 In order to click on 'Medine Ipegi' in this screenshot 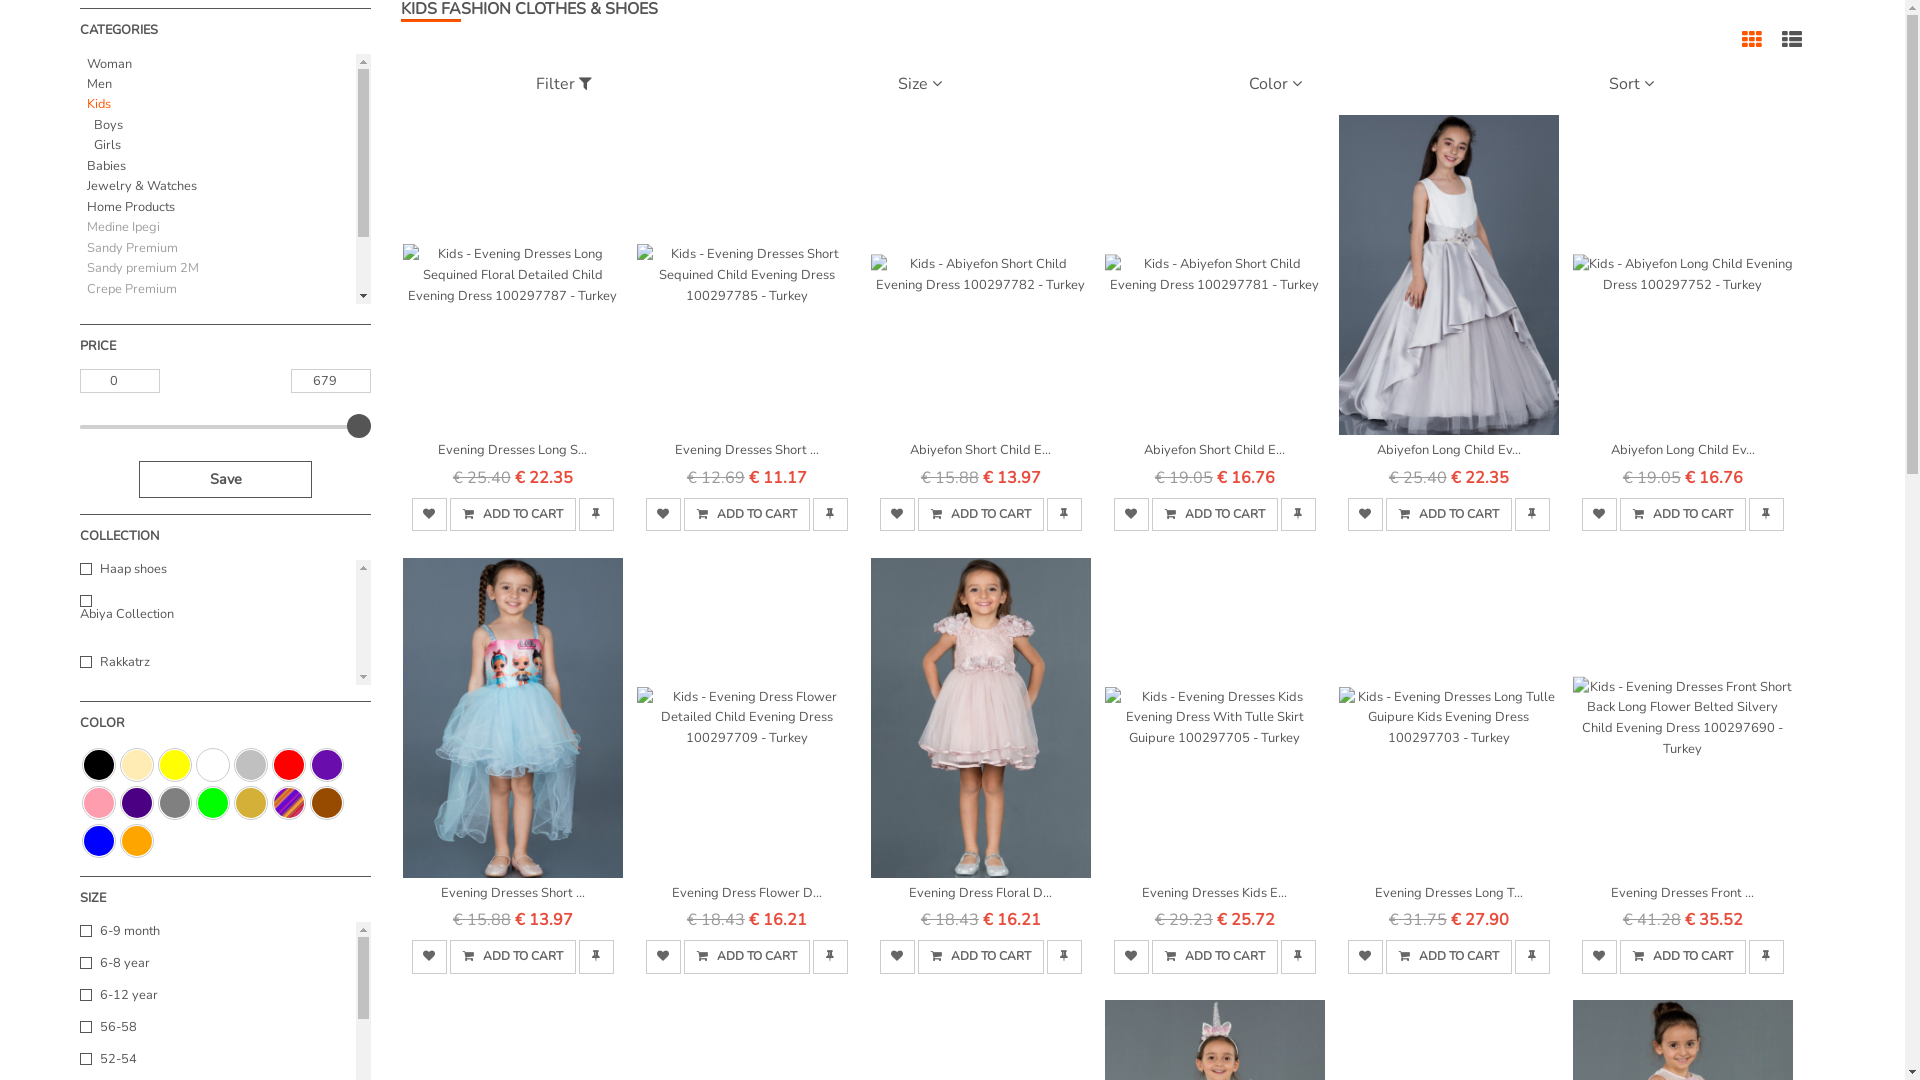, I will do `click(84, 226)`.